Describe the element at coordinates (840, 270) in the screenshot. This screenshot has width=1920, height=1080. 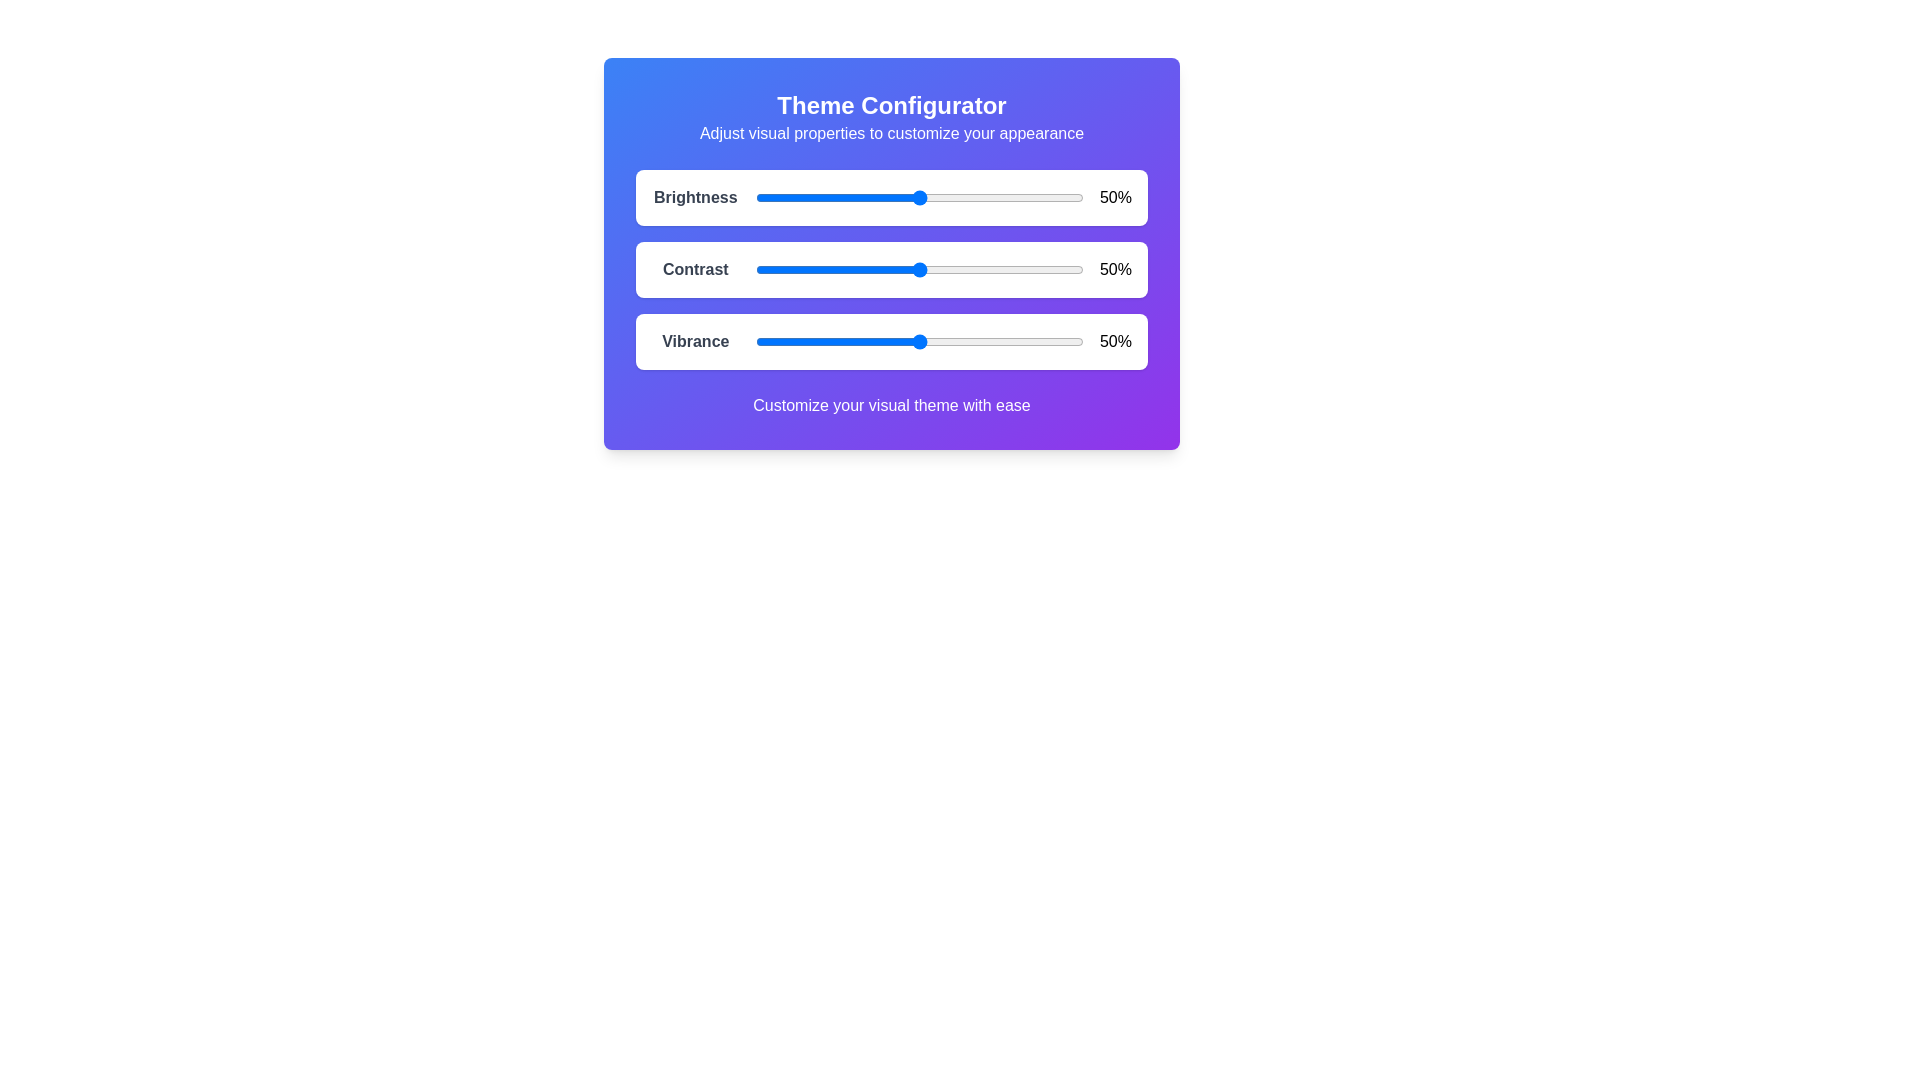
I see `the contrast slider to 26%` at that location.